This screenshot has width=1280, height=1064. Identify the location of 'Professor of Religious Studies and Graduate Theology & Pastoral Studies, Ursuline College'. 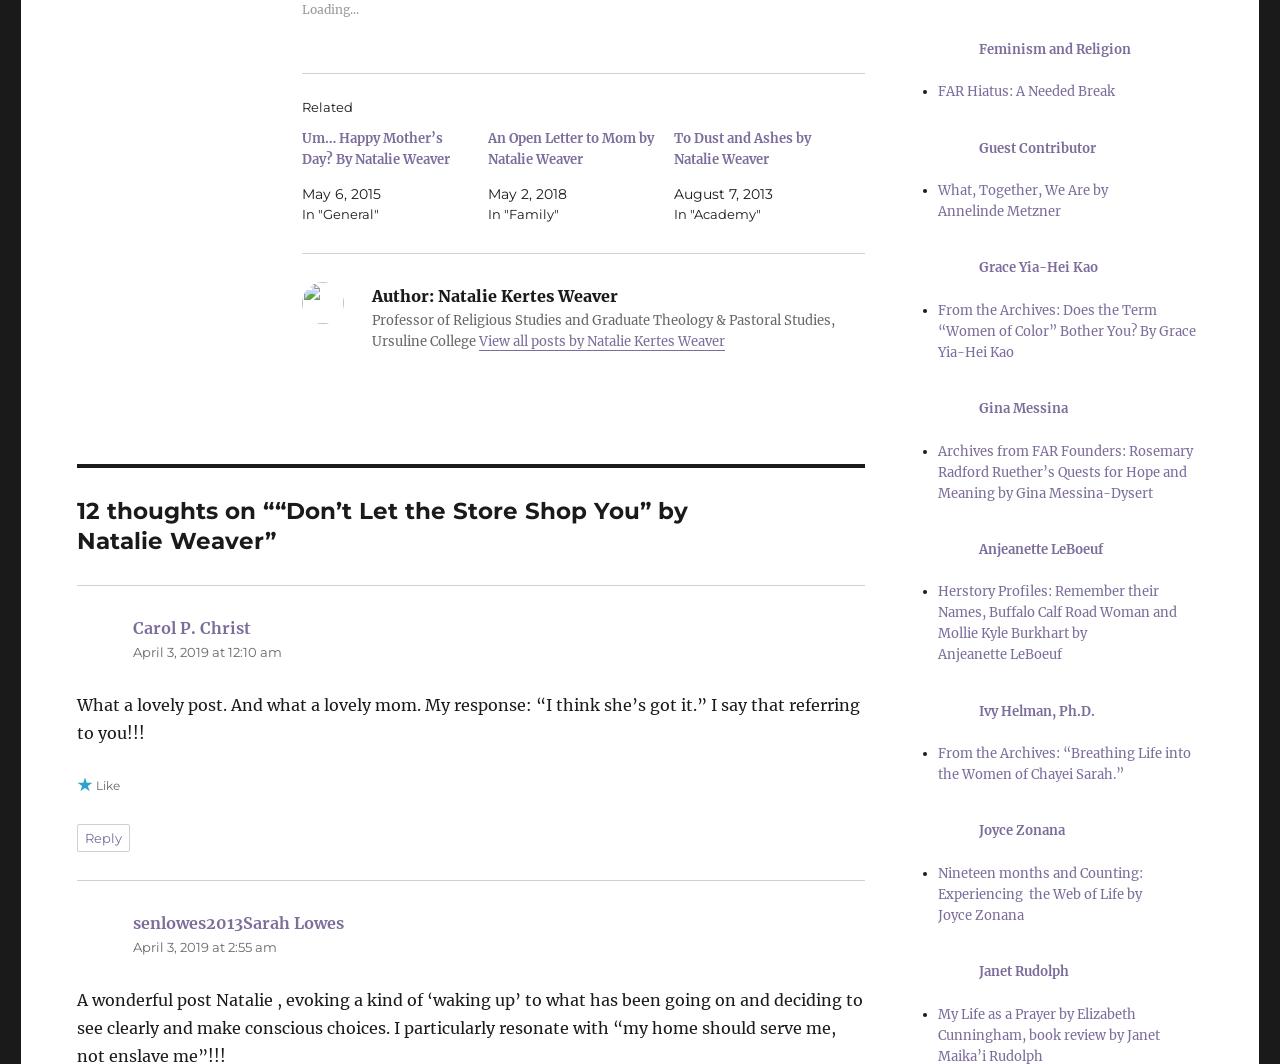
(371, 331).